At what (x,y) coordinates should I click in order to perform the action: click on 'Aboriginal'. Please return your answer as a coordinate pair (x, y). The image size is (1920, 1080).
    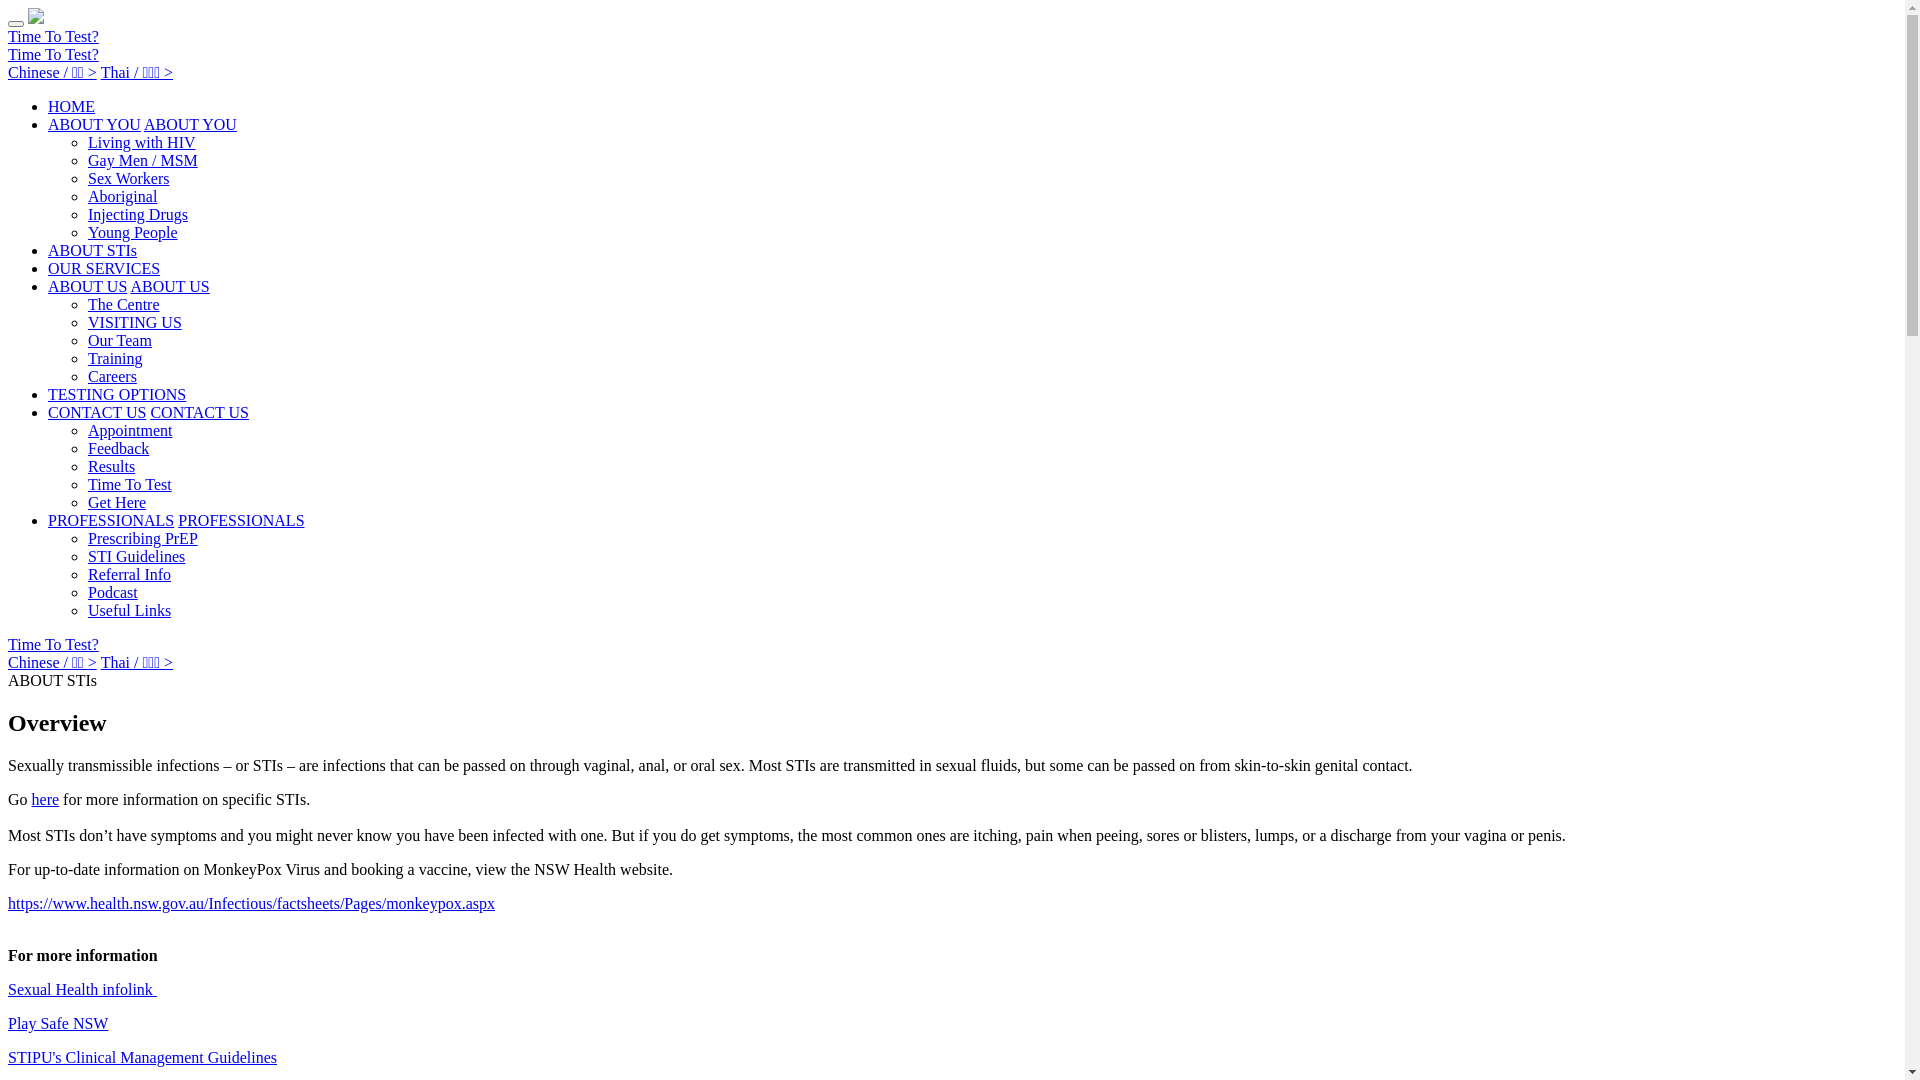
    Looking at the image, I should click on (121, 196).